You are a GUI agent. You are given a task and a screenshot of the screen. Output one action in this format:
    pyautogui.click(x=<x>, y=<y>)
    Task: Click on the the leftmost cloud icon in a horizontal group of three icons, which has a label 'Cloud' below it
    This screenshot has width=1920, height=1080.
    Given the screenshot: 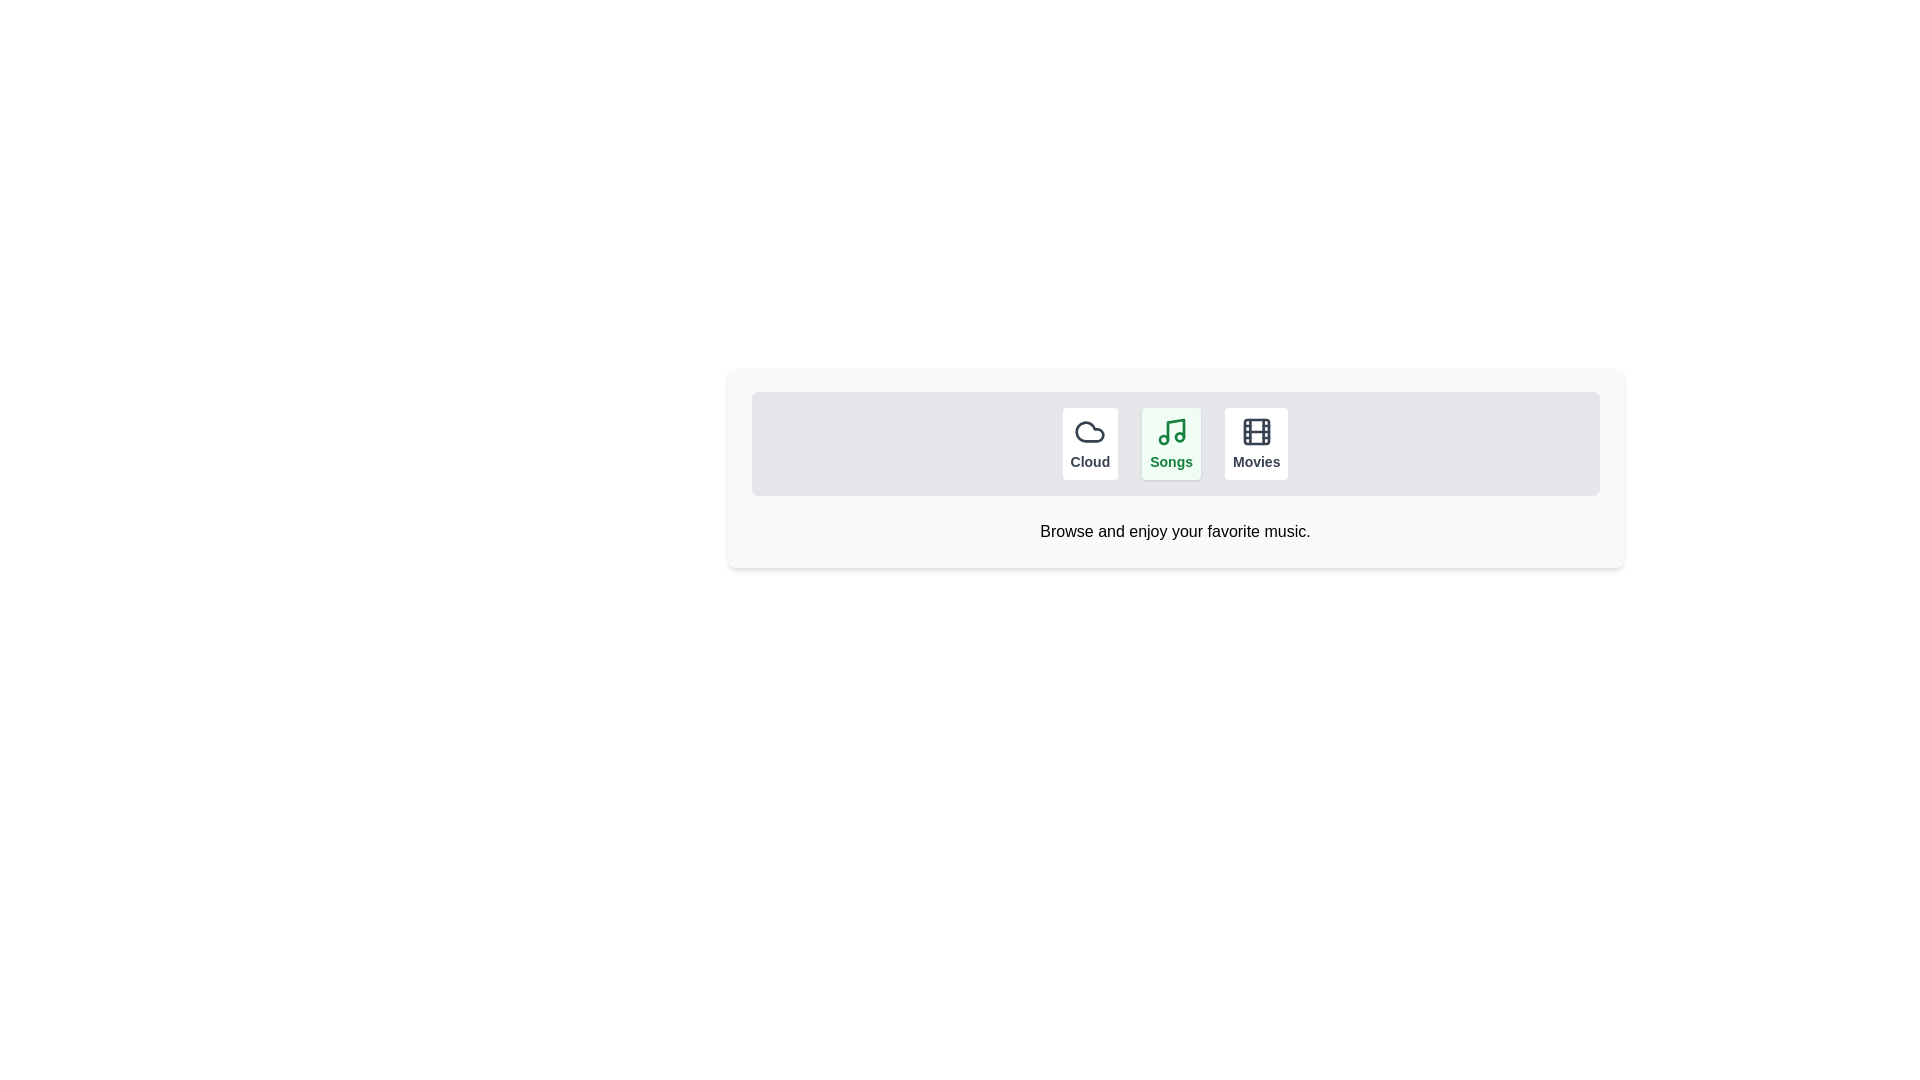 What is the action you would take?
    pyautogui.click(x=1089, y=431)
    